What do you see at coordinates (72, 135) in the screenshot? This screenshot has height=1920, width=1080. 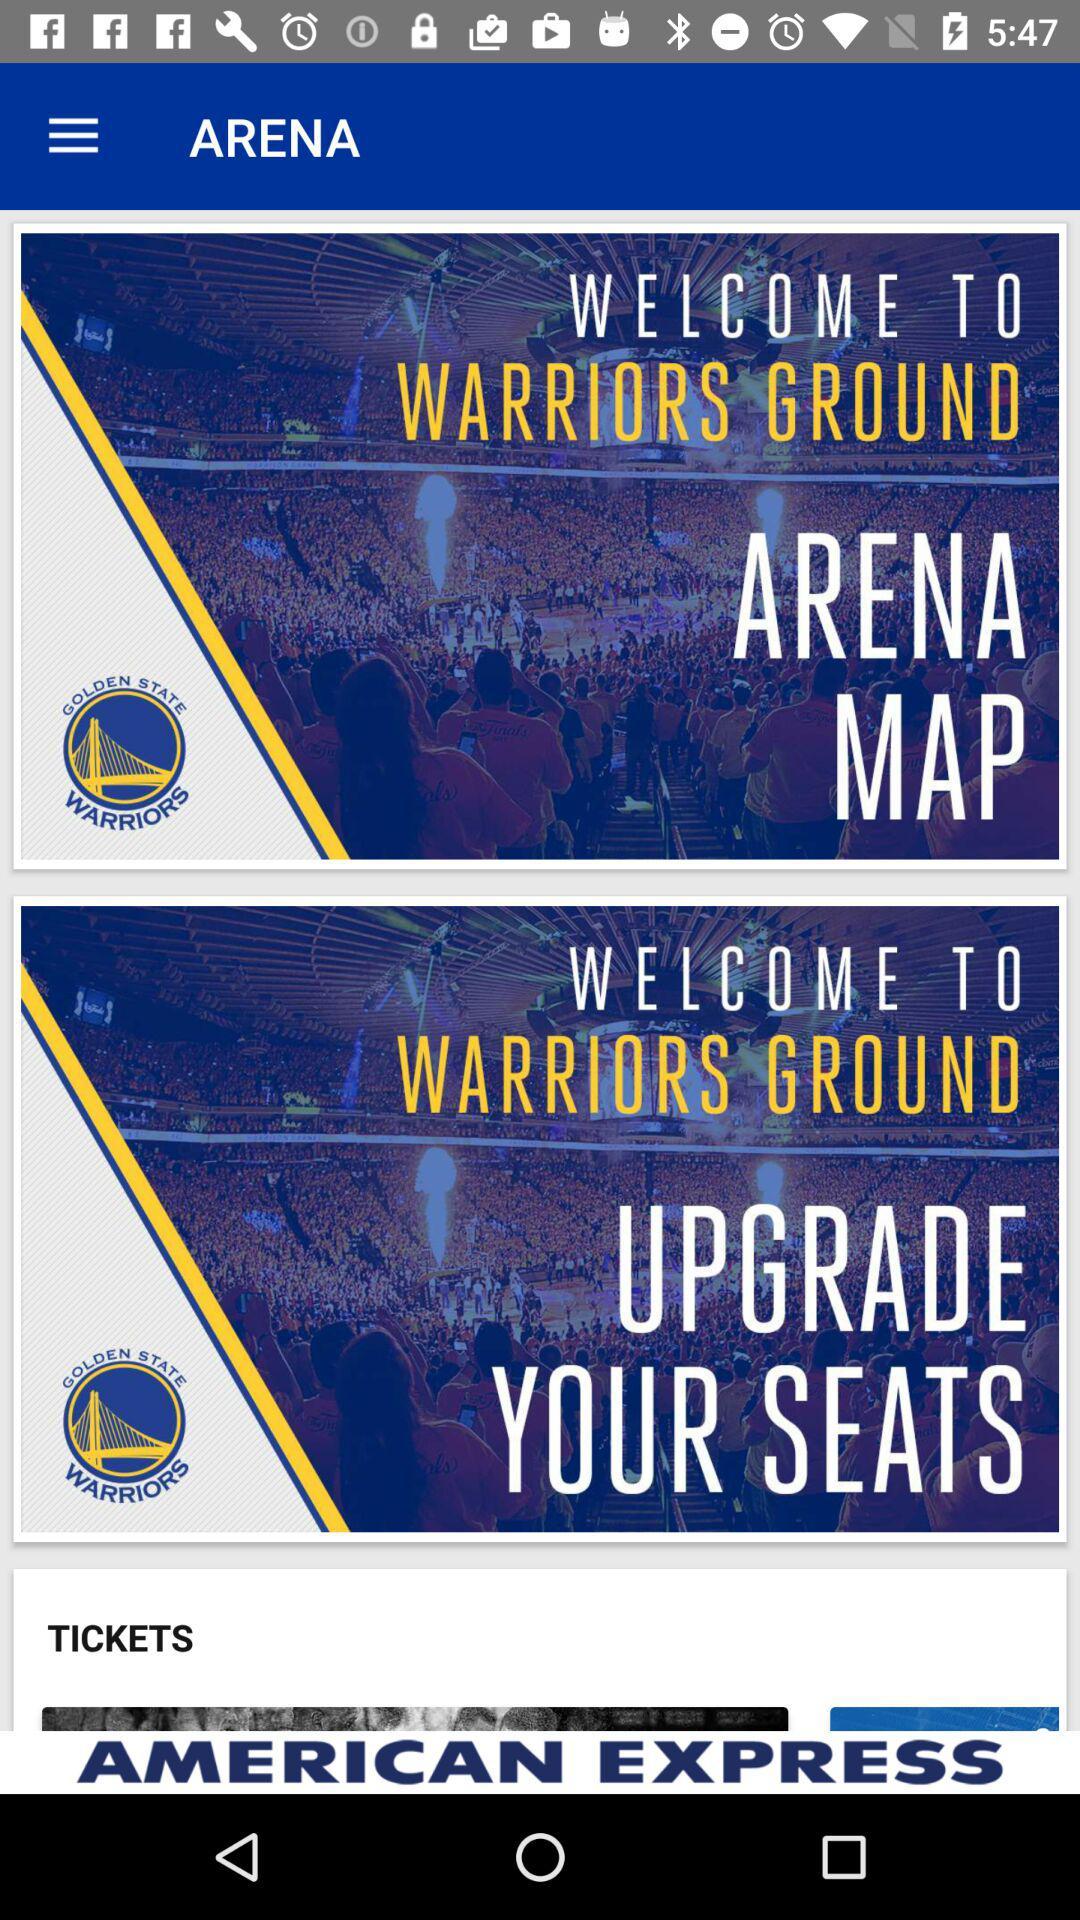 I see `the item next to arena item` at bounding box center [72, 135].